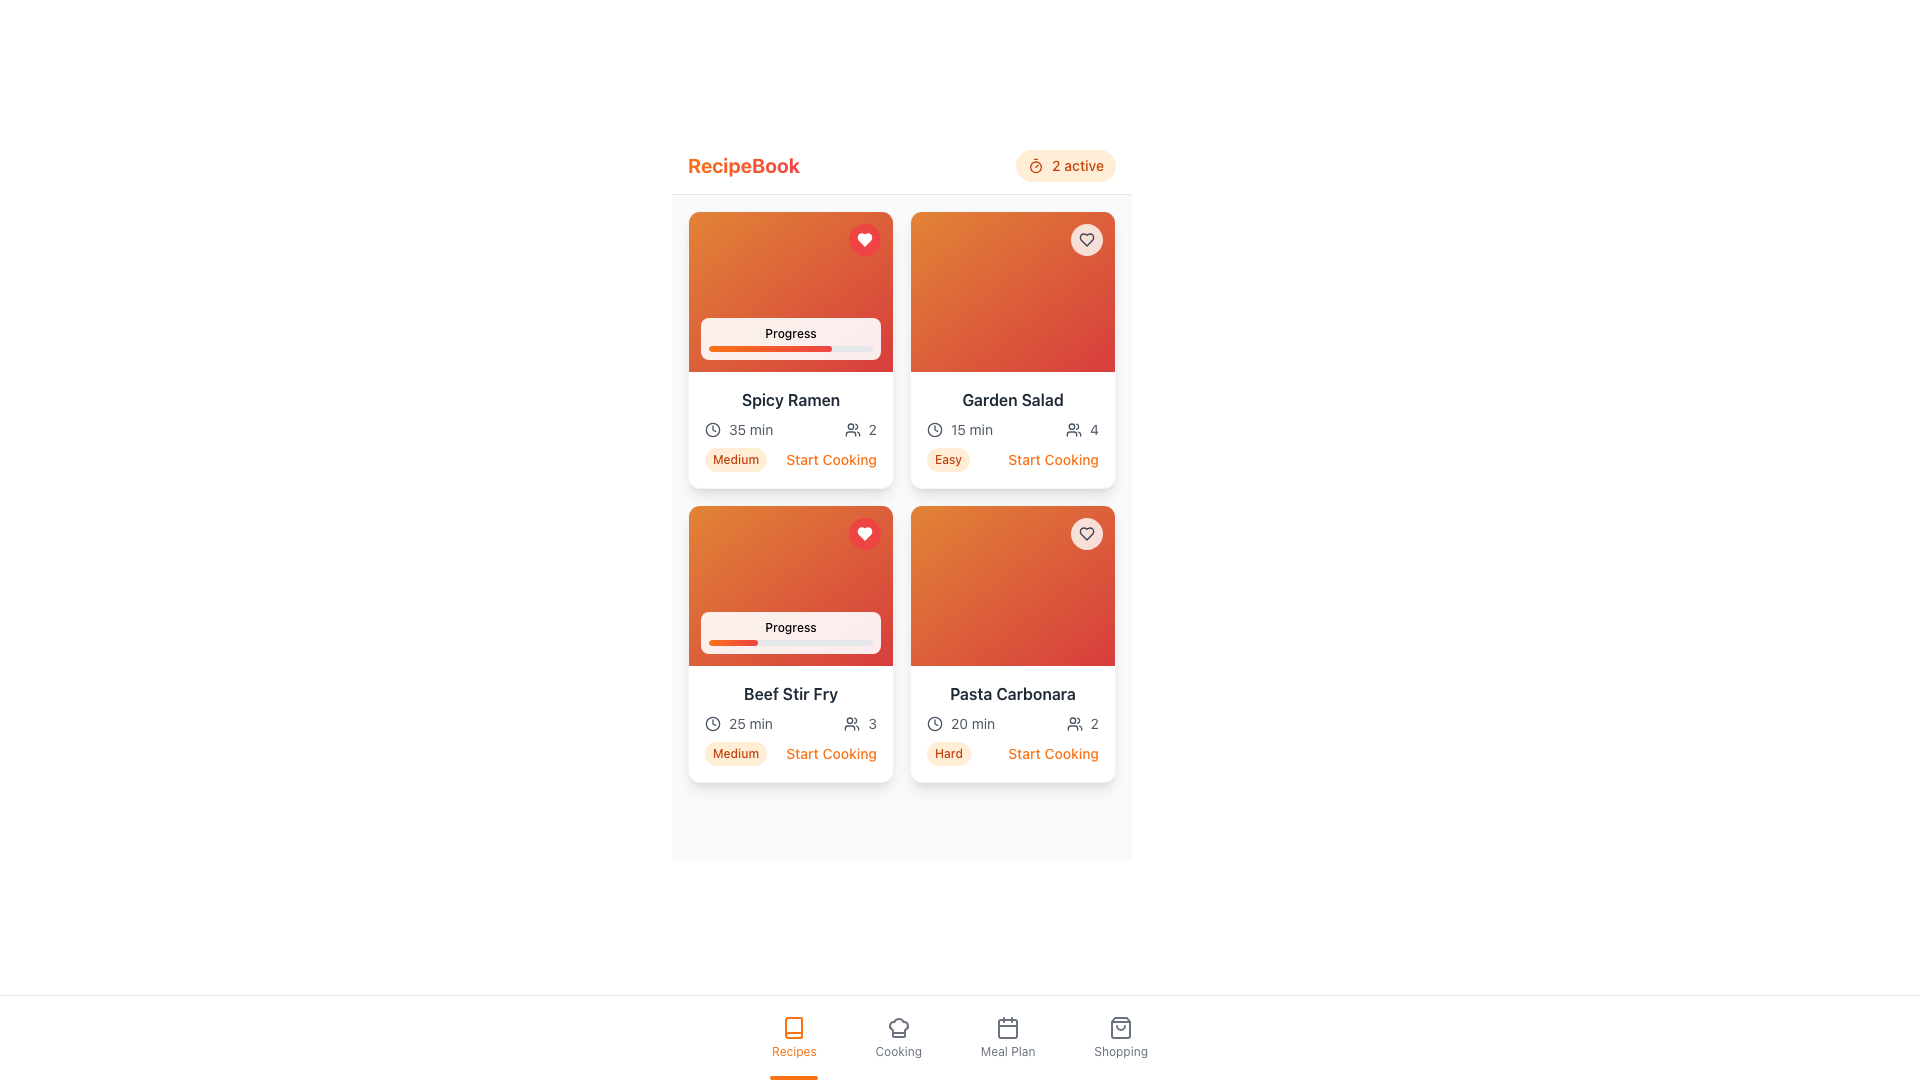  Describe the element at coordinates (947, 459) in the screenshot. I see `the difficulty level indicator tag for the 'Garden Salad' recipe, which is categorized as 'Easy', located to the left of the 'Start Cooking' link` at that location.